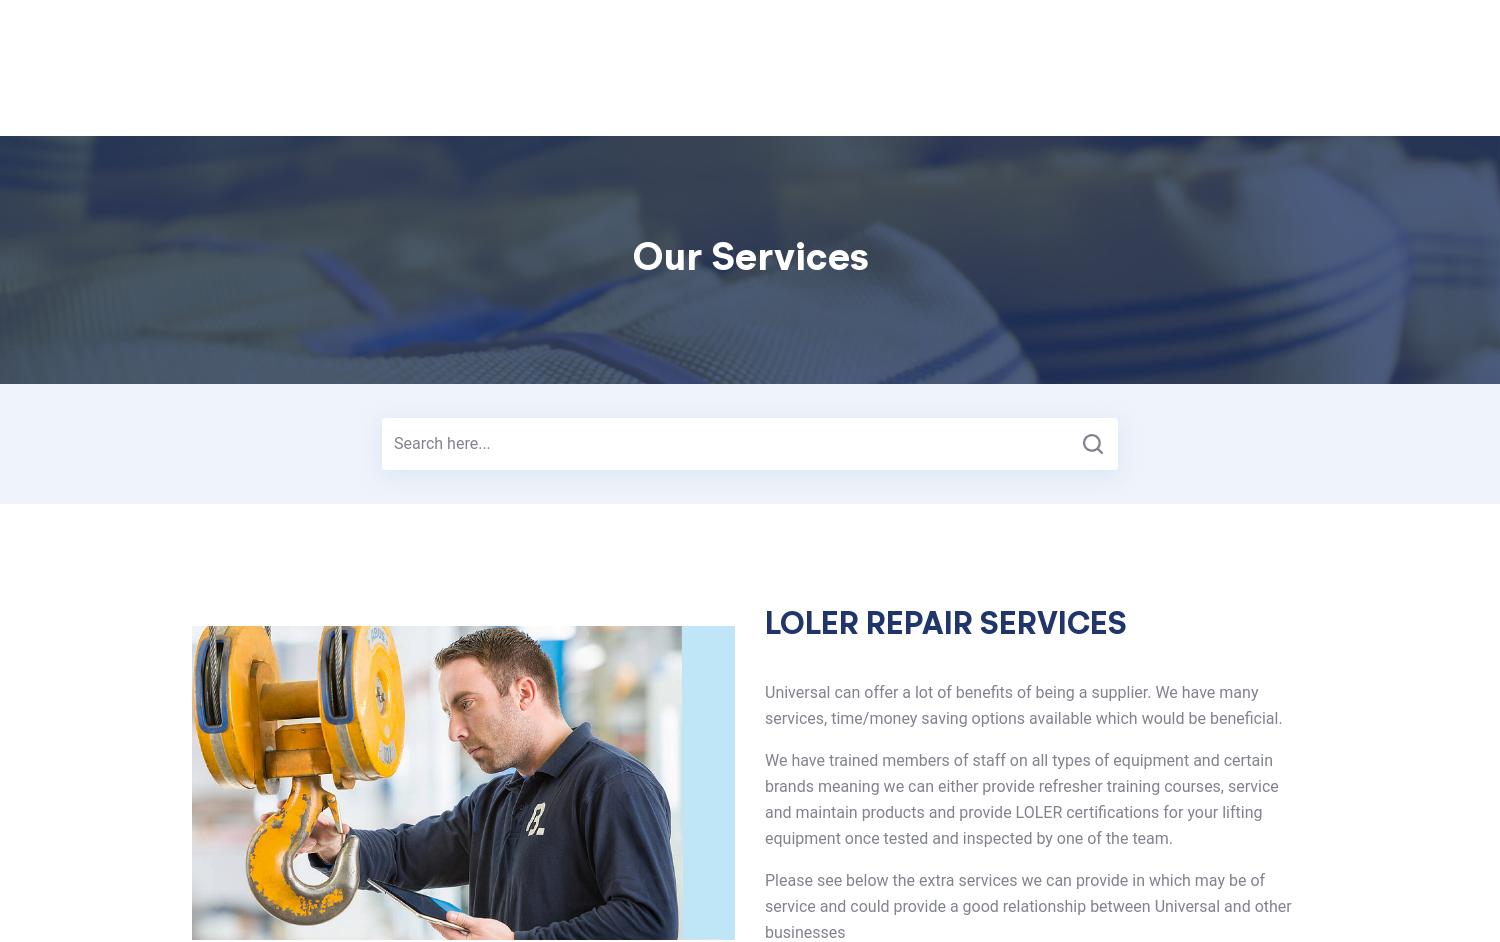 This screenshot has width=1500, height=942. What do you see at coordinates (738, 93) in the screenshot?
I see `'False Car System'` at bounding box center [738, 93].